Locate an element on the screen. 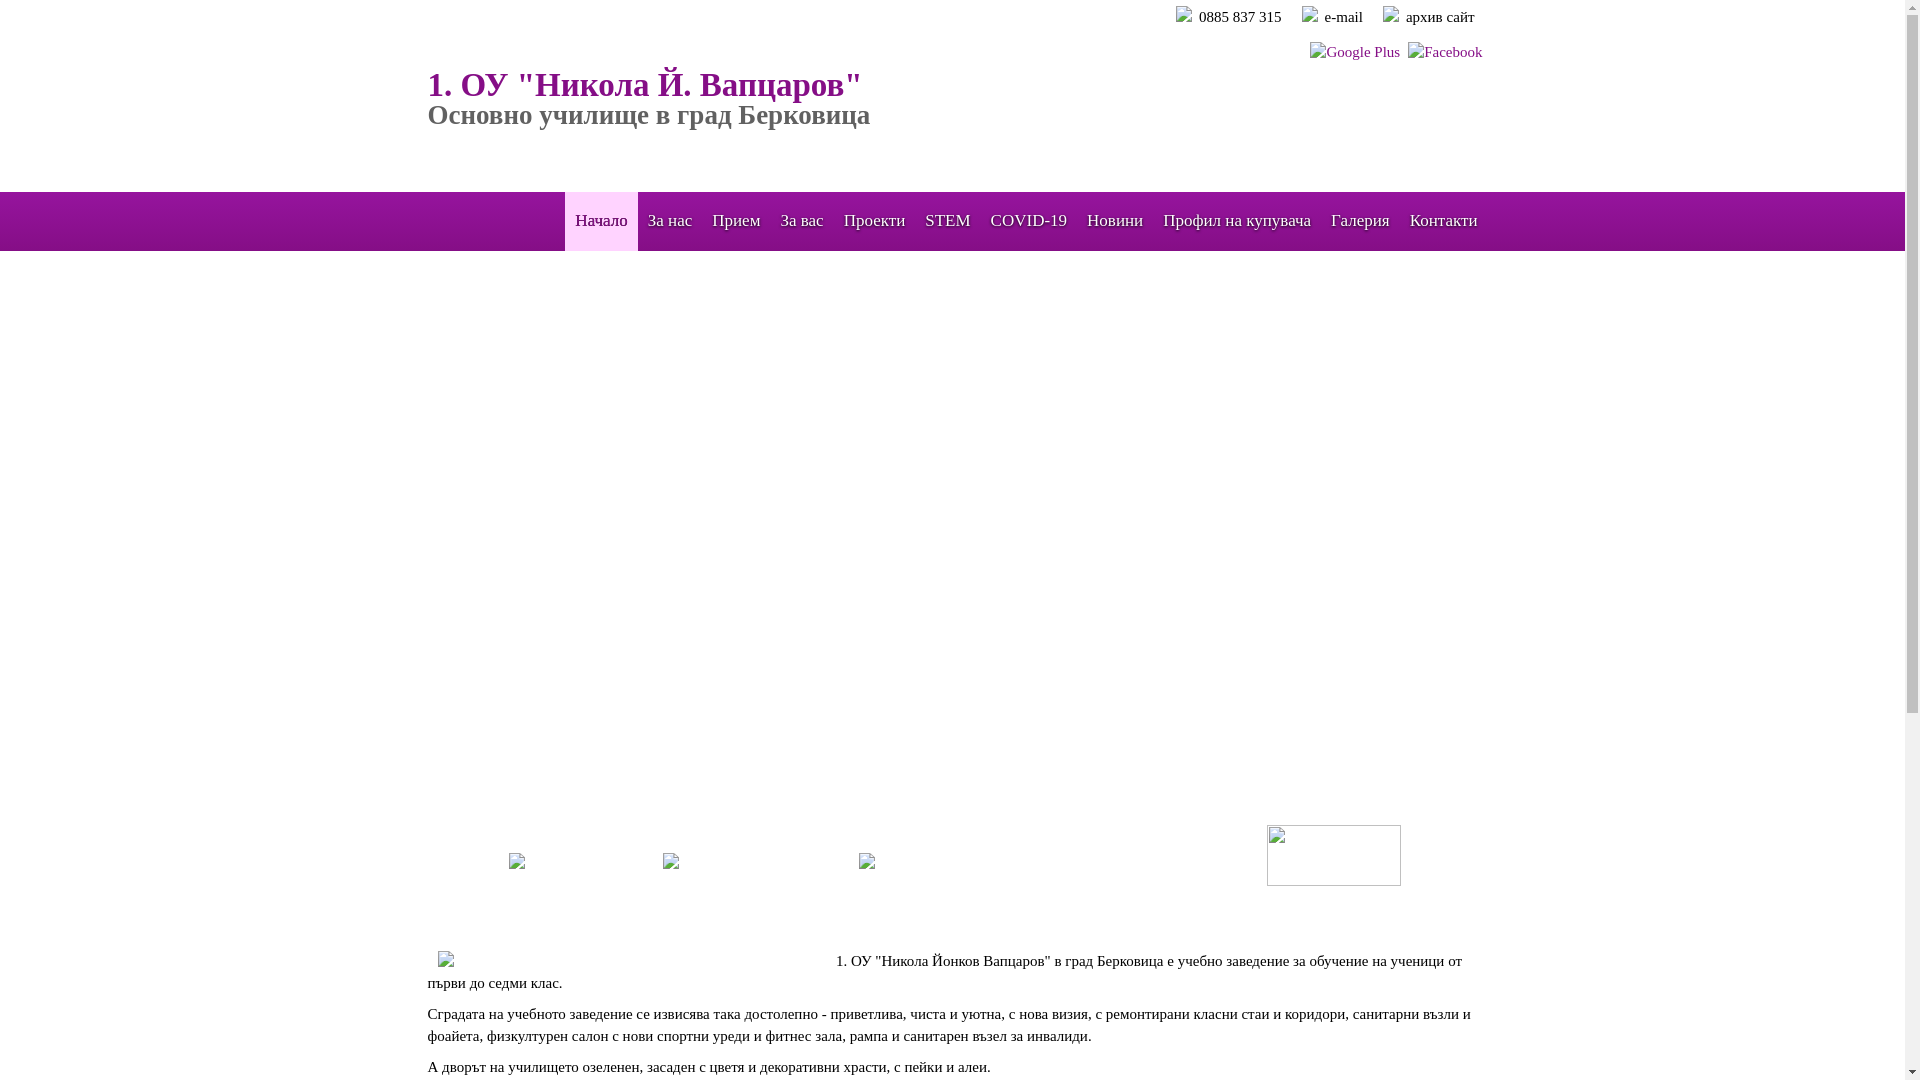  'STEM' is located at coordinates (946, 220).